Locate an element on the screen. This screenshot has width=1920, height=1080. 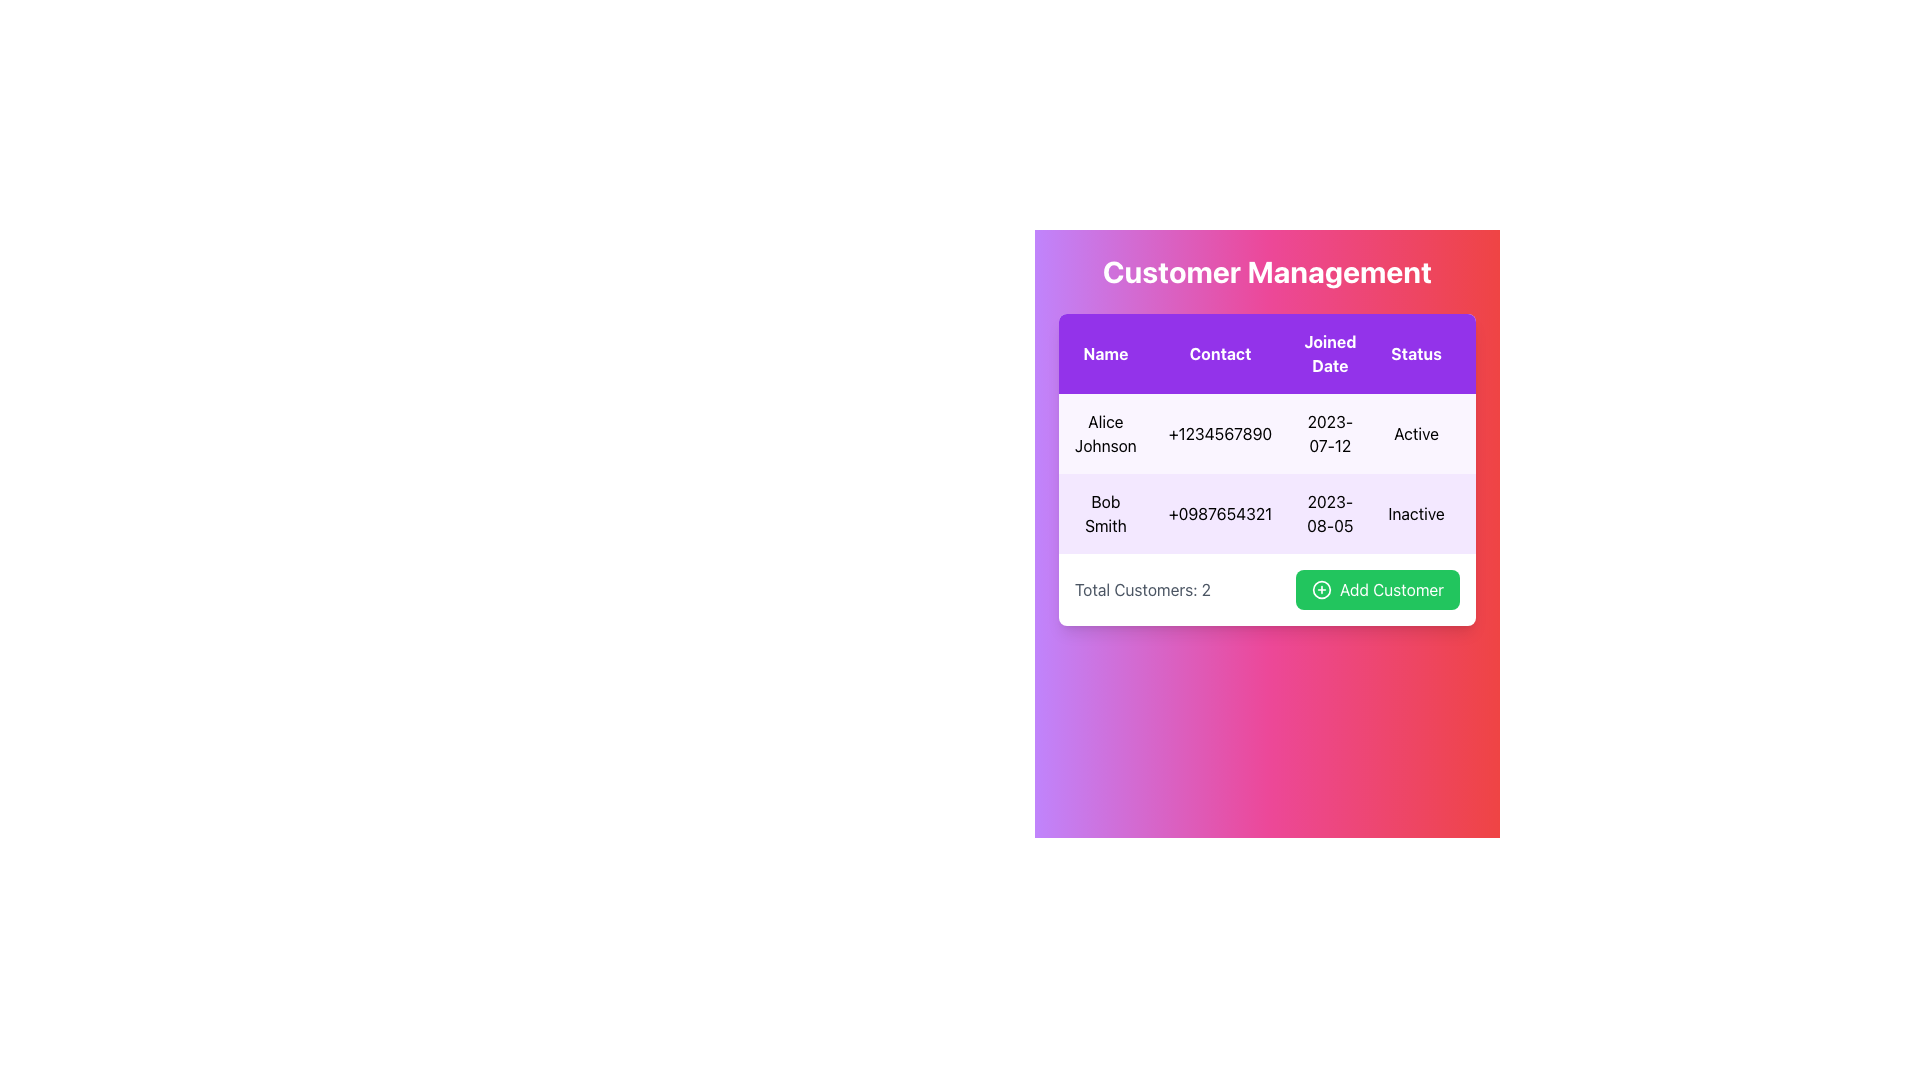
text from the 'Name' text label, which is the first column header in the table with a purple background and white text is located at coordinates (1104, 353).